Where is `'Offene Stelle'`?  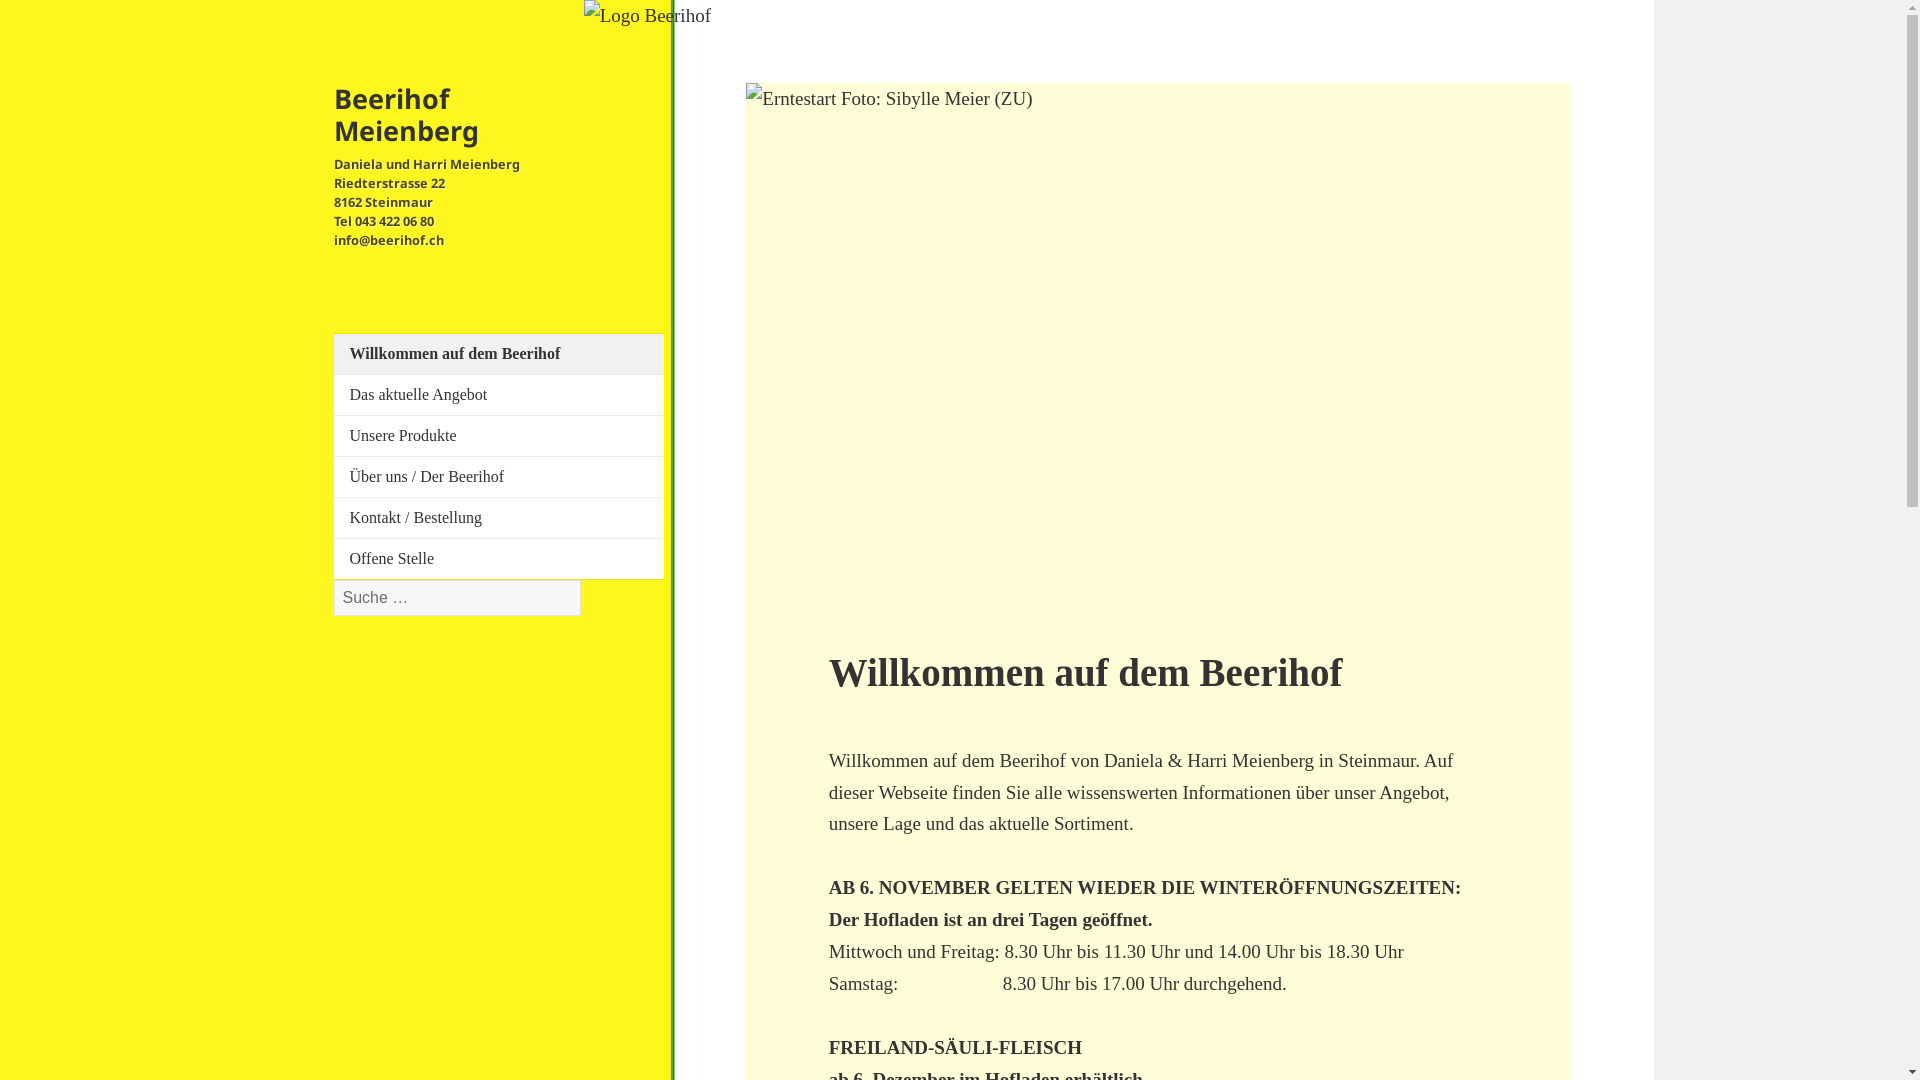
'Offene Stelle' is located at coordinates (507, 559).